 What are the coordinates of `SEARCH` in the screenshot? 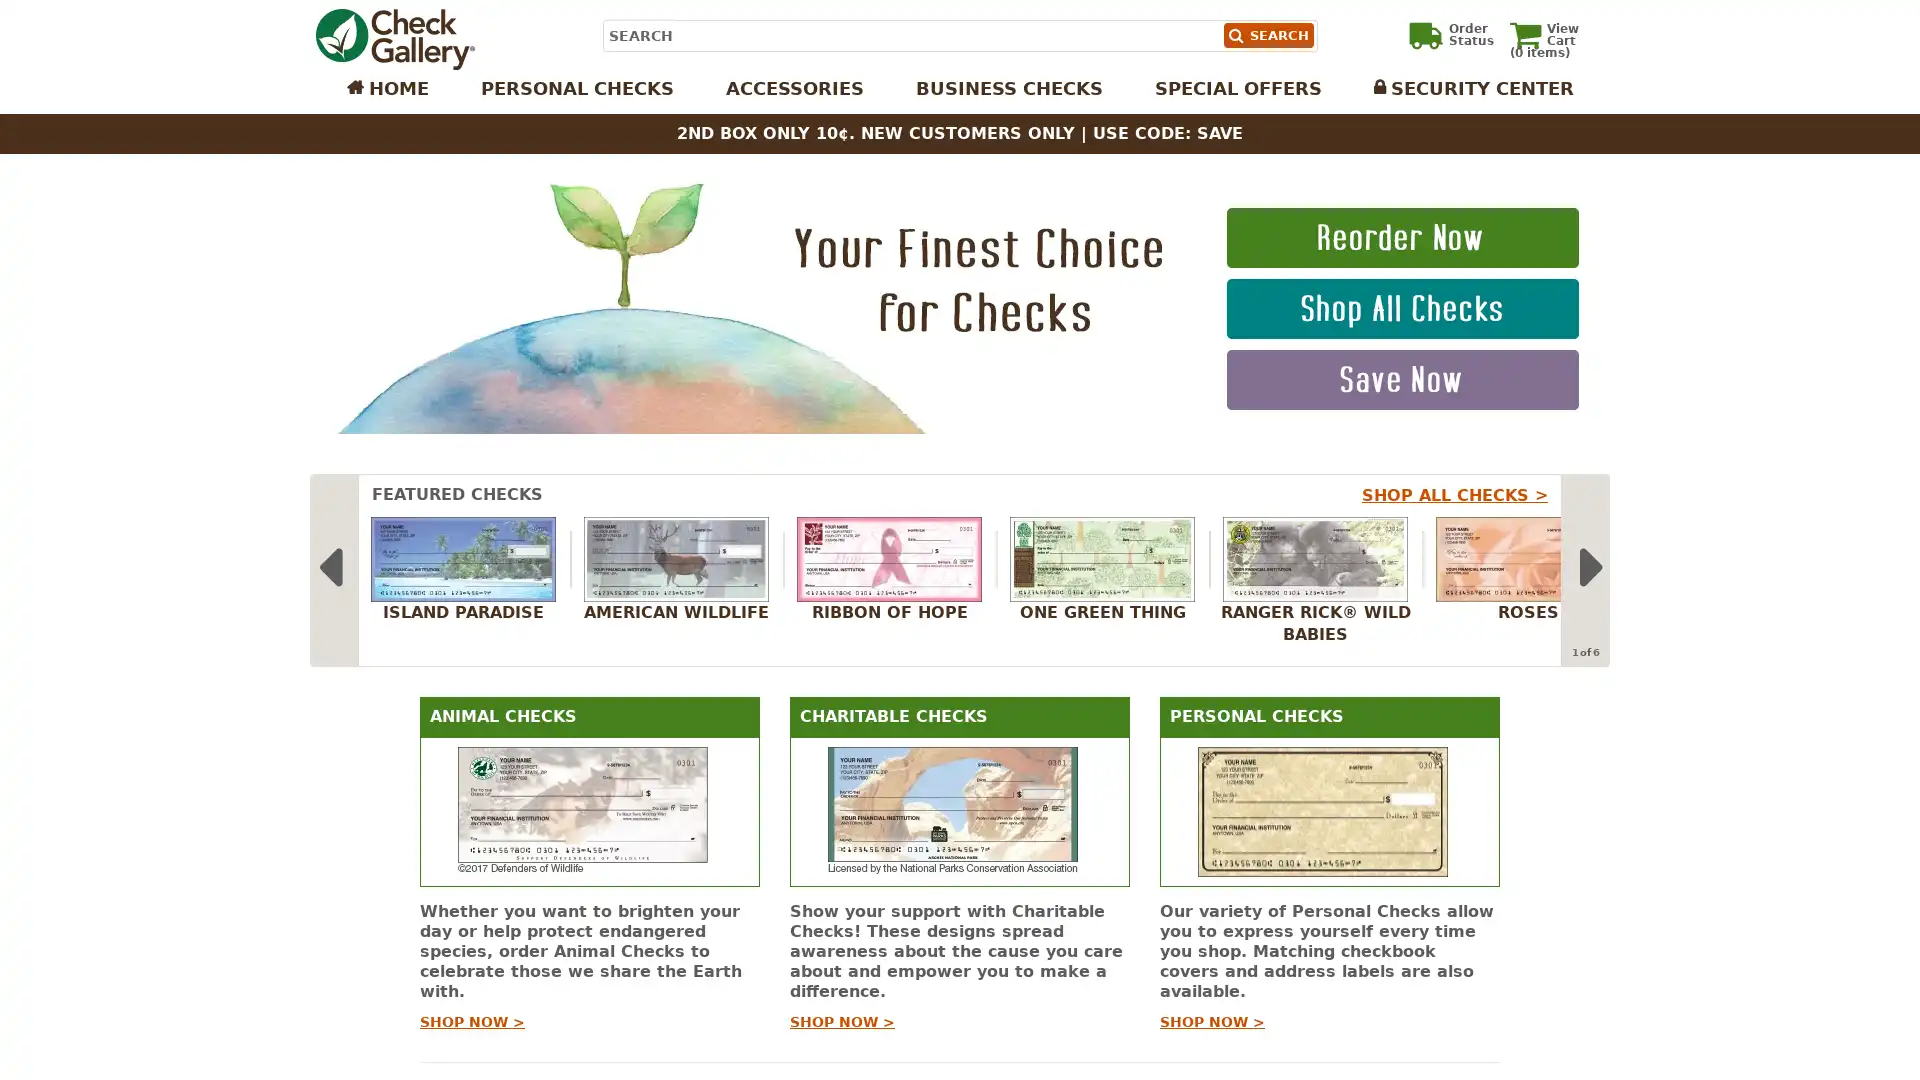 It's located at (1266, 35).